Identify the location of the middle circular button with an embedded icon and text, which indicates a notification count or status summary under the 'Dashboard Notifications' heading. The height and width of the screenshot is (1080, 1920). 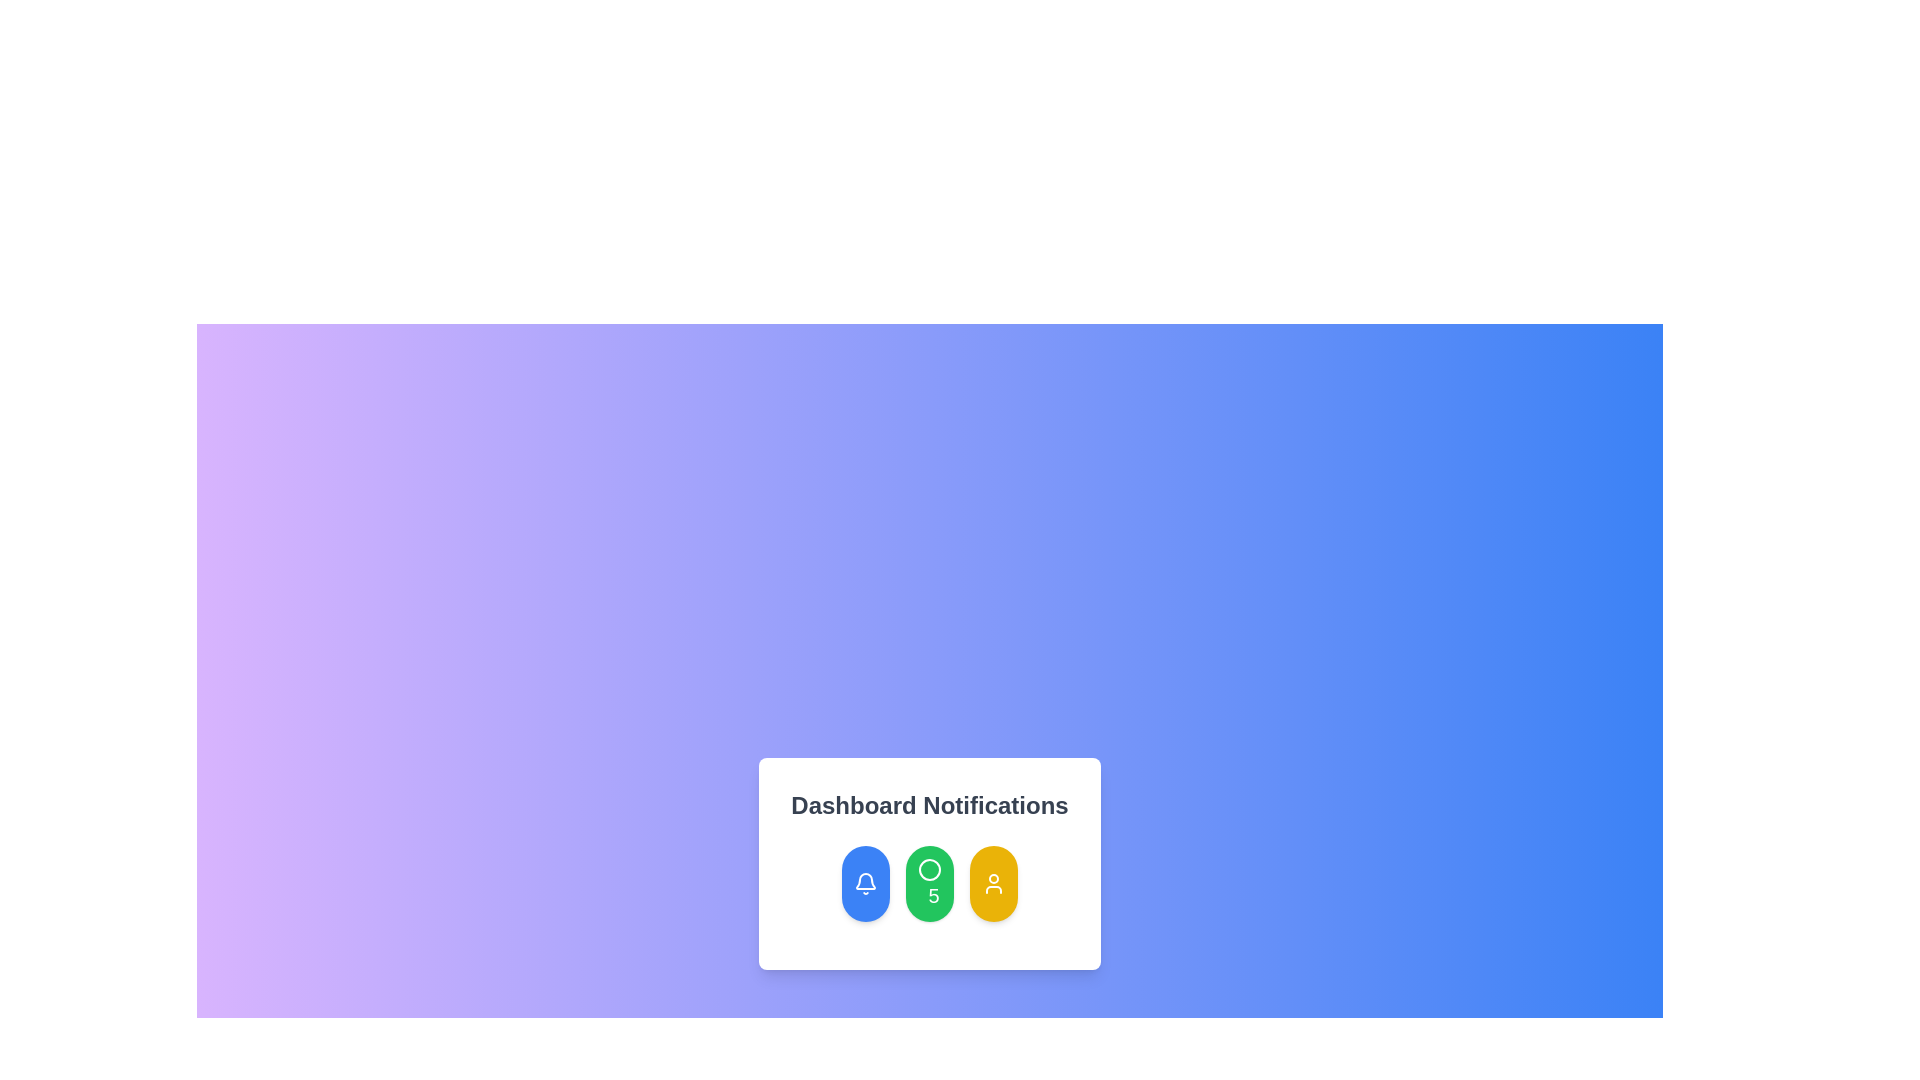
(929, 863).